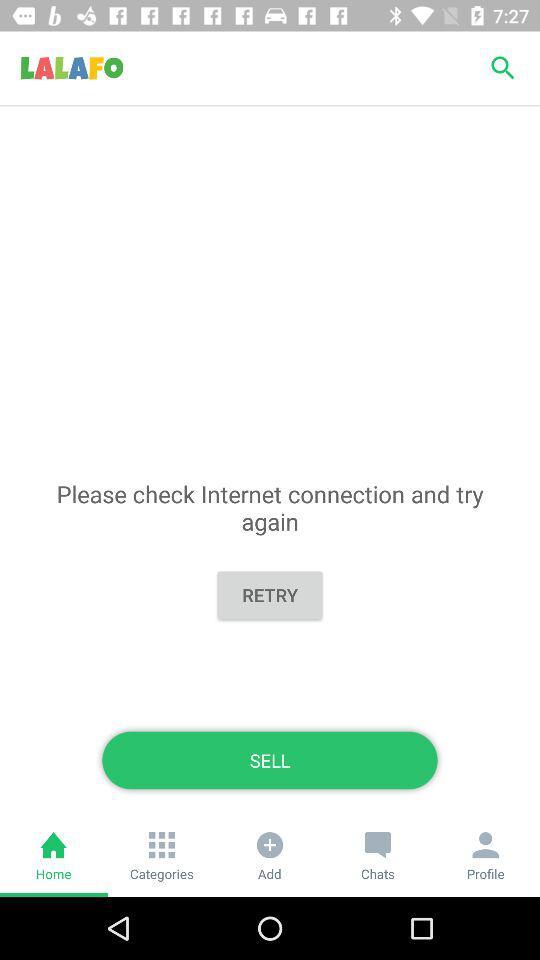  What do you see at coordinates (270, 595) in the screenshot?
I see `the retry icon` at bounding box center [270, 595].